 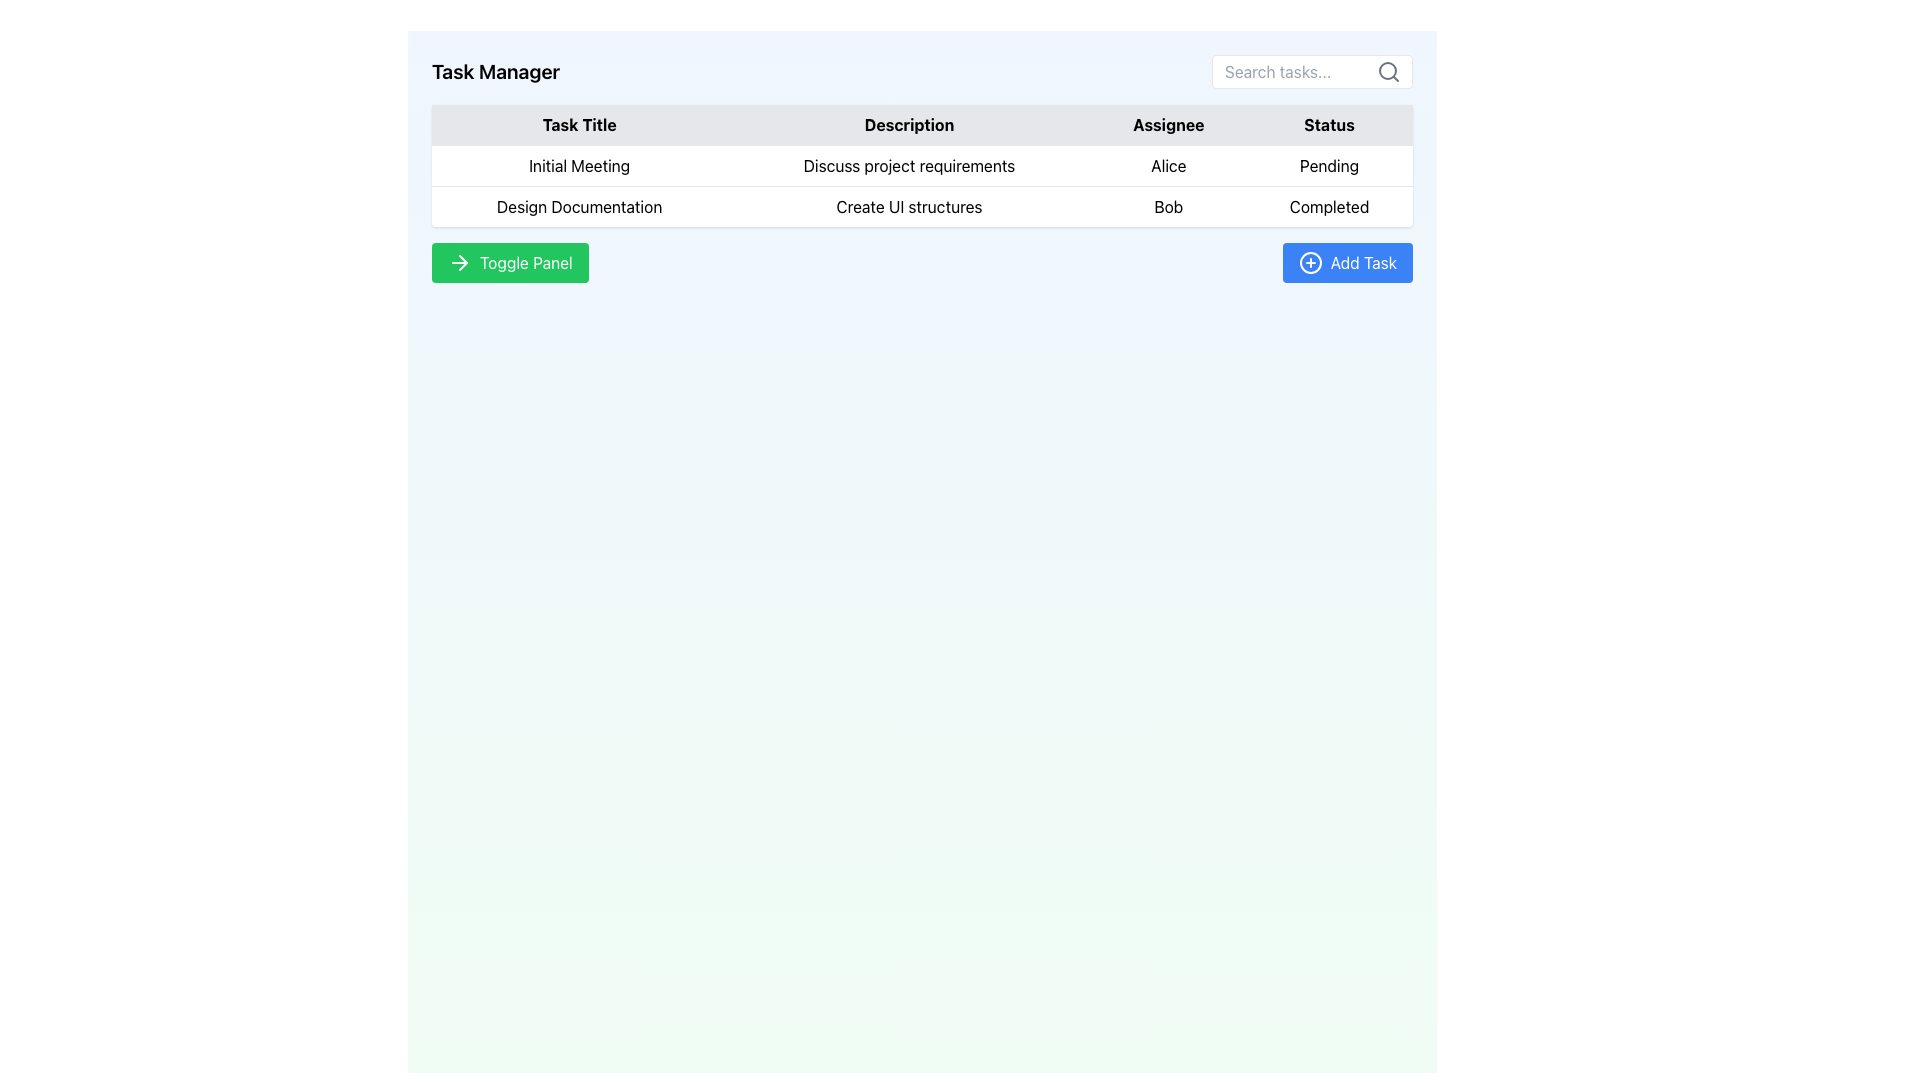 I want to click on the 'Create UI structures' text in the second row of the table to modify its description, so click(x=921, y=206).